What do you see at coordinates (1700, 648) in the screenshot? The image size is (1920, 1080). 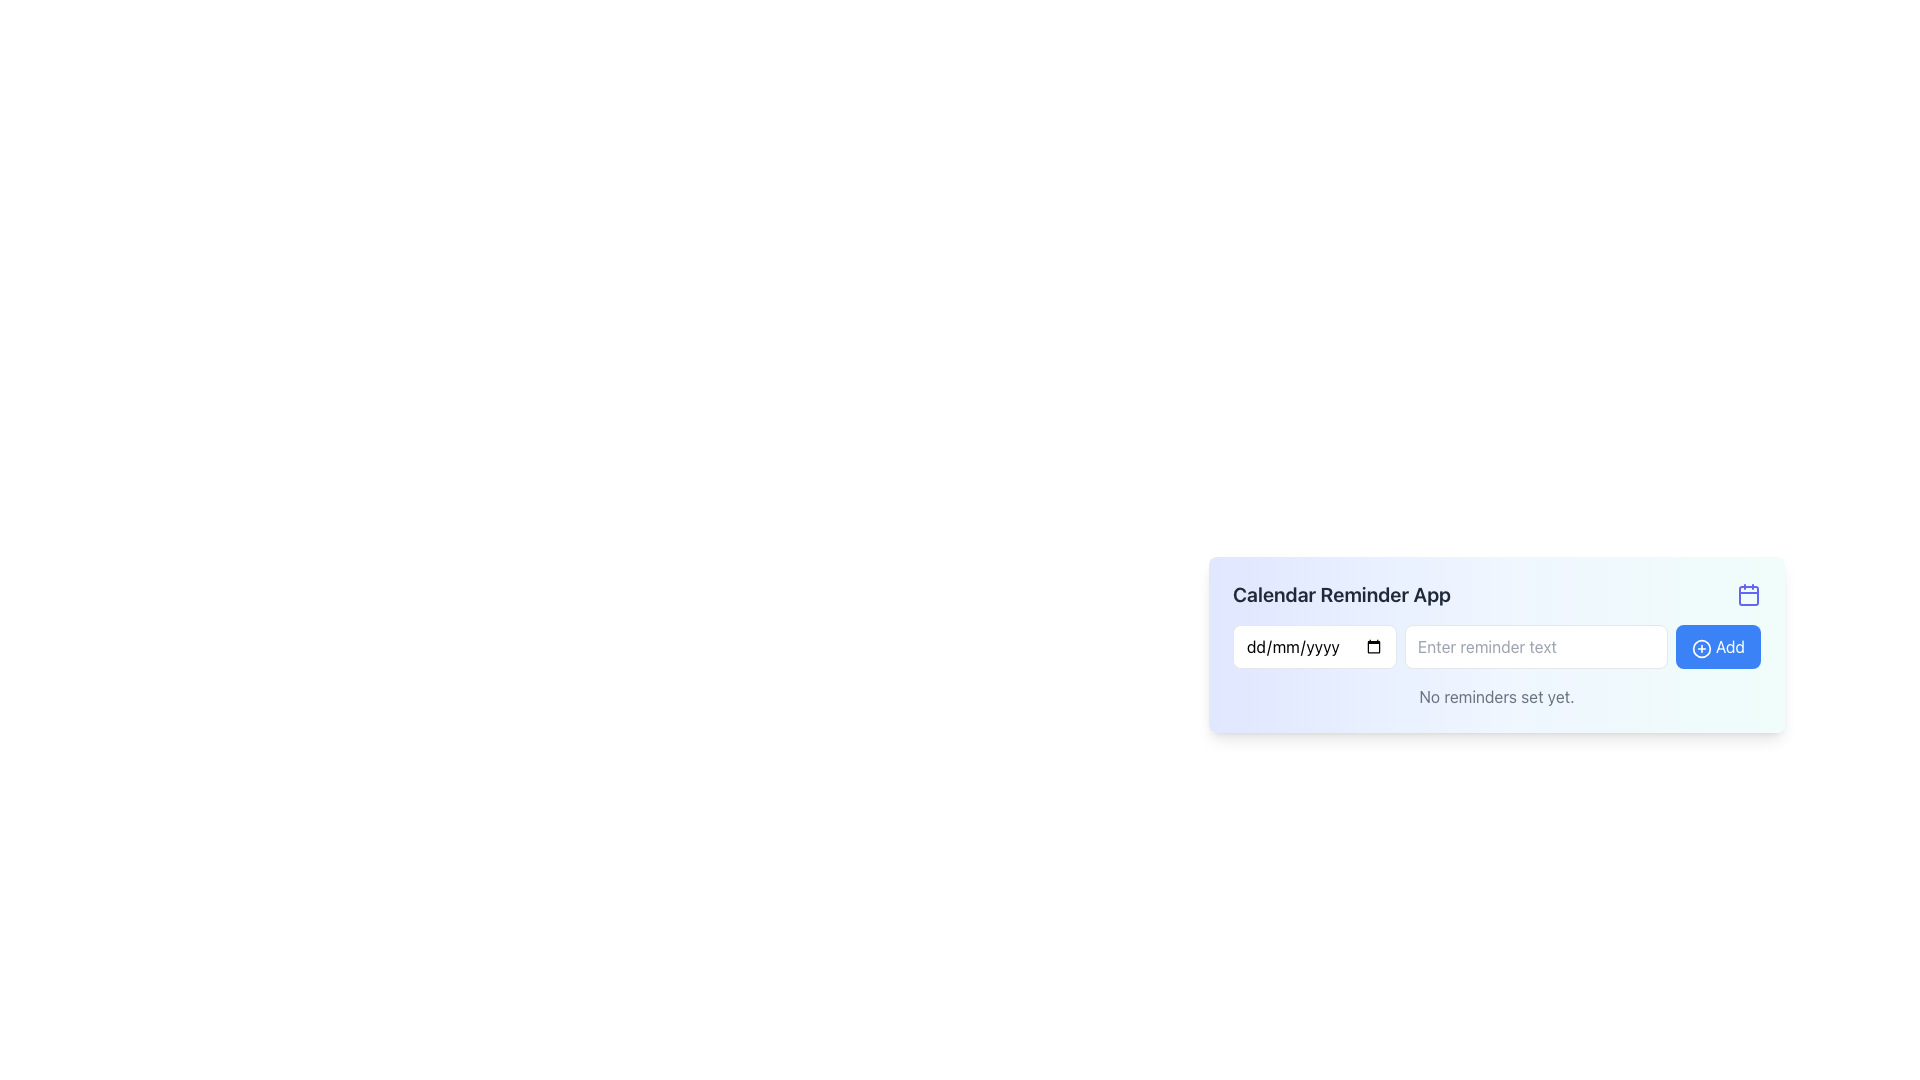 I see `the 'Add' button which contains a circular icon decoration with a plus sign, located in the top-right side of a card-like interface` at bounding box center [1700, 648].